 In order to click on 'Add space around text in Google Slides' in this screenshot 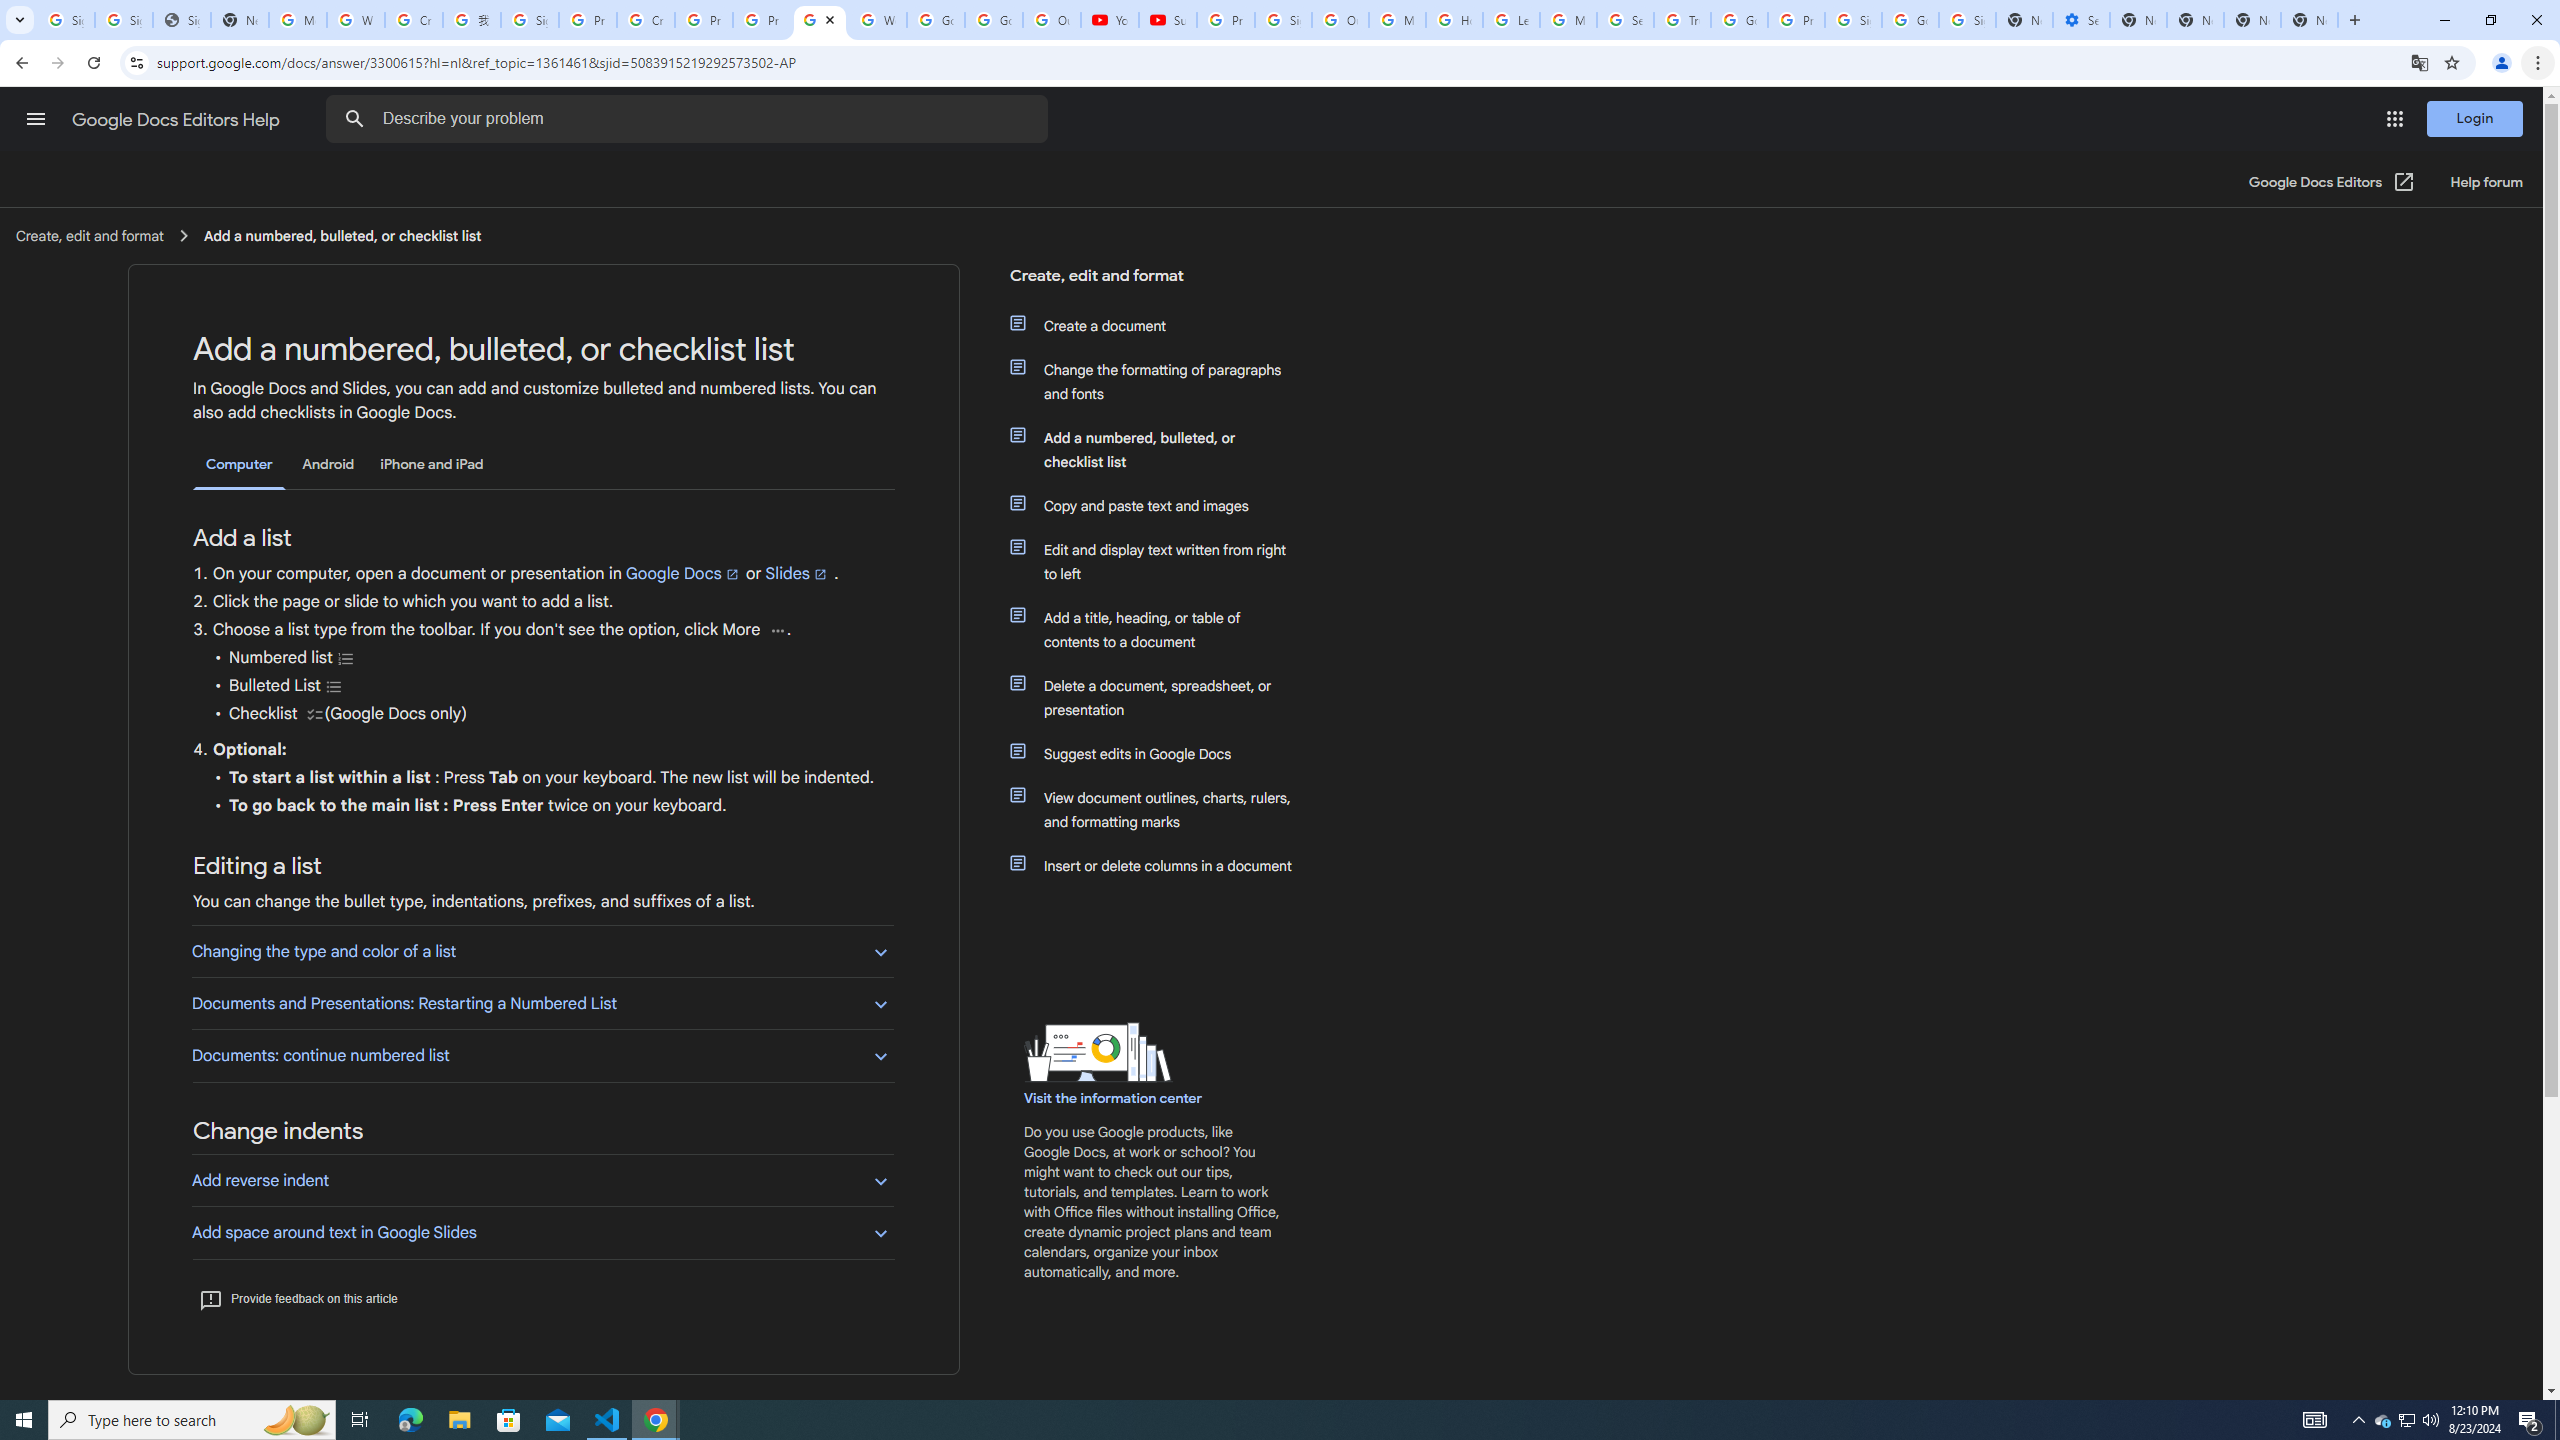, I will do `click(542, 1232)`.